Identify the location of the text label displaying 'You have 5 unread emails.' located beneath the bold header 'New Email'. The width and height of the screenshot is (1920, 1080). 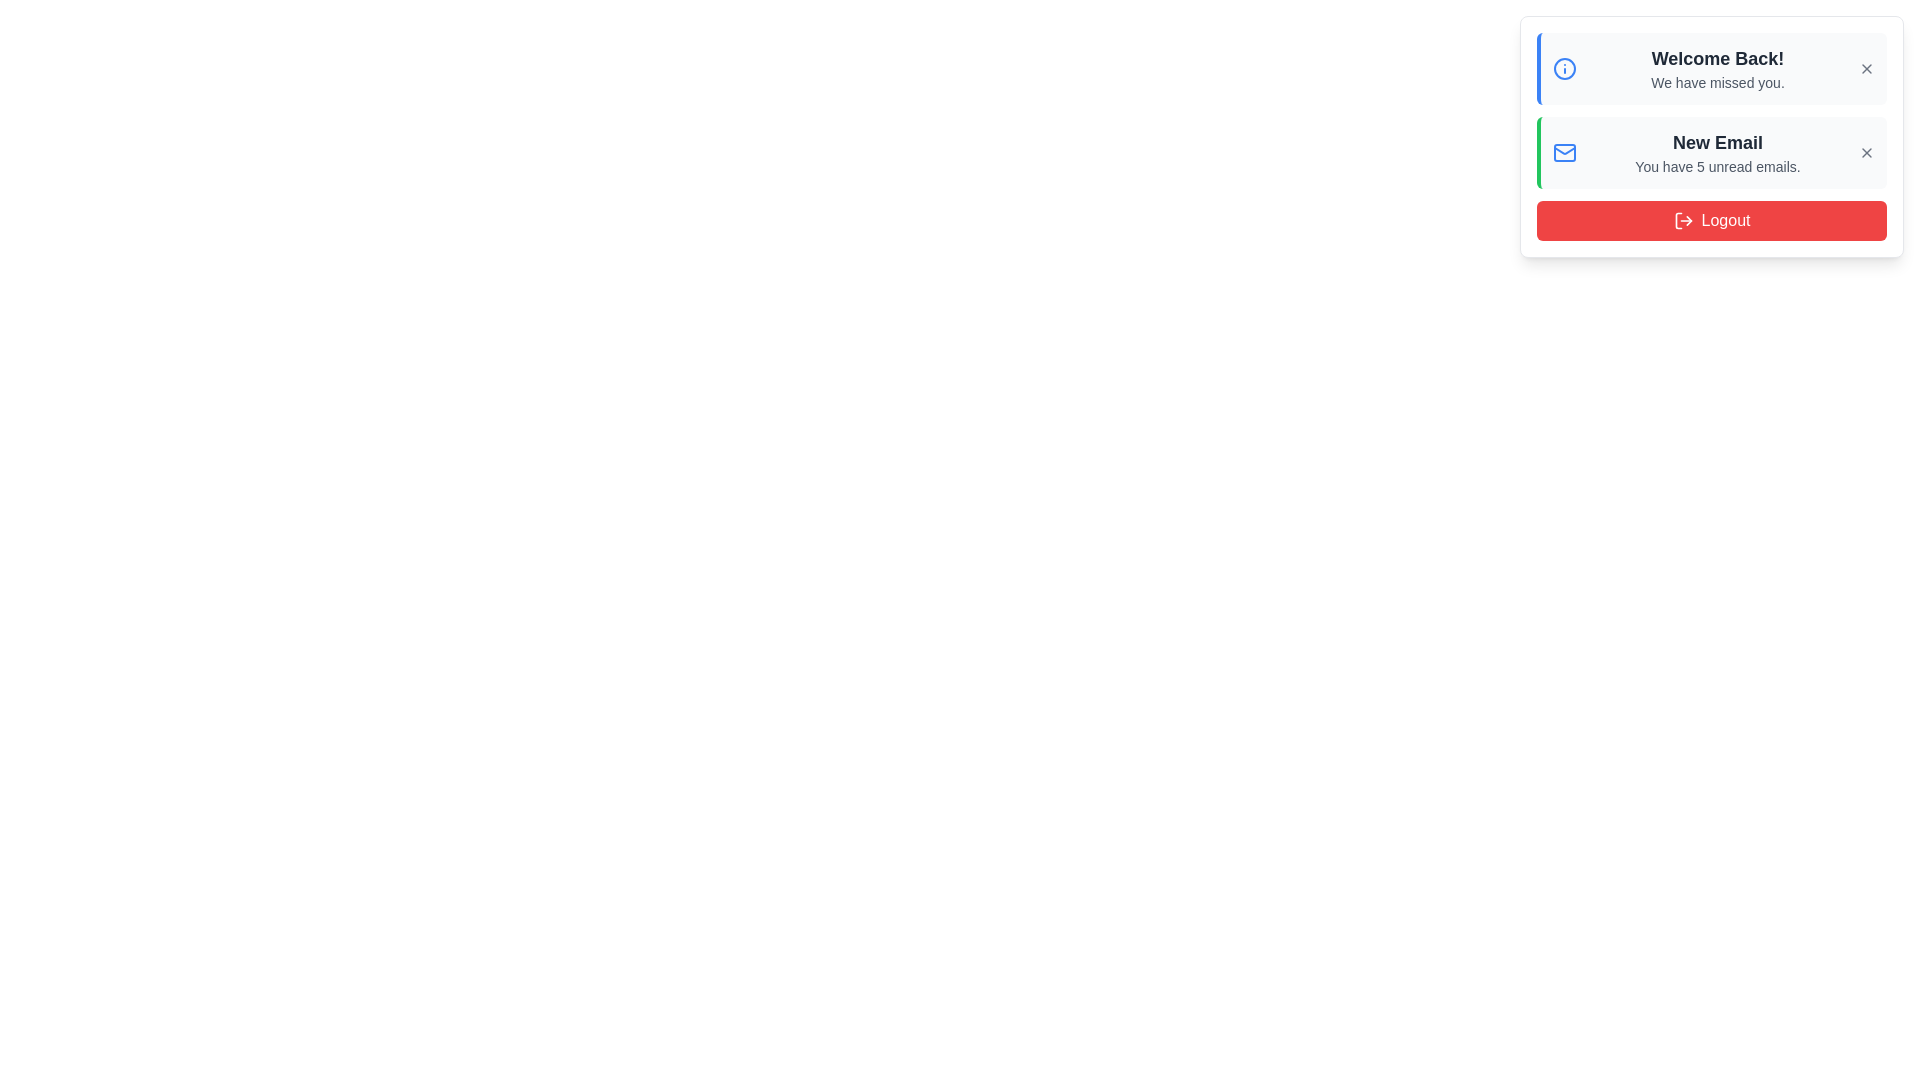
(1717, 165).